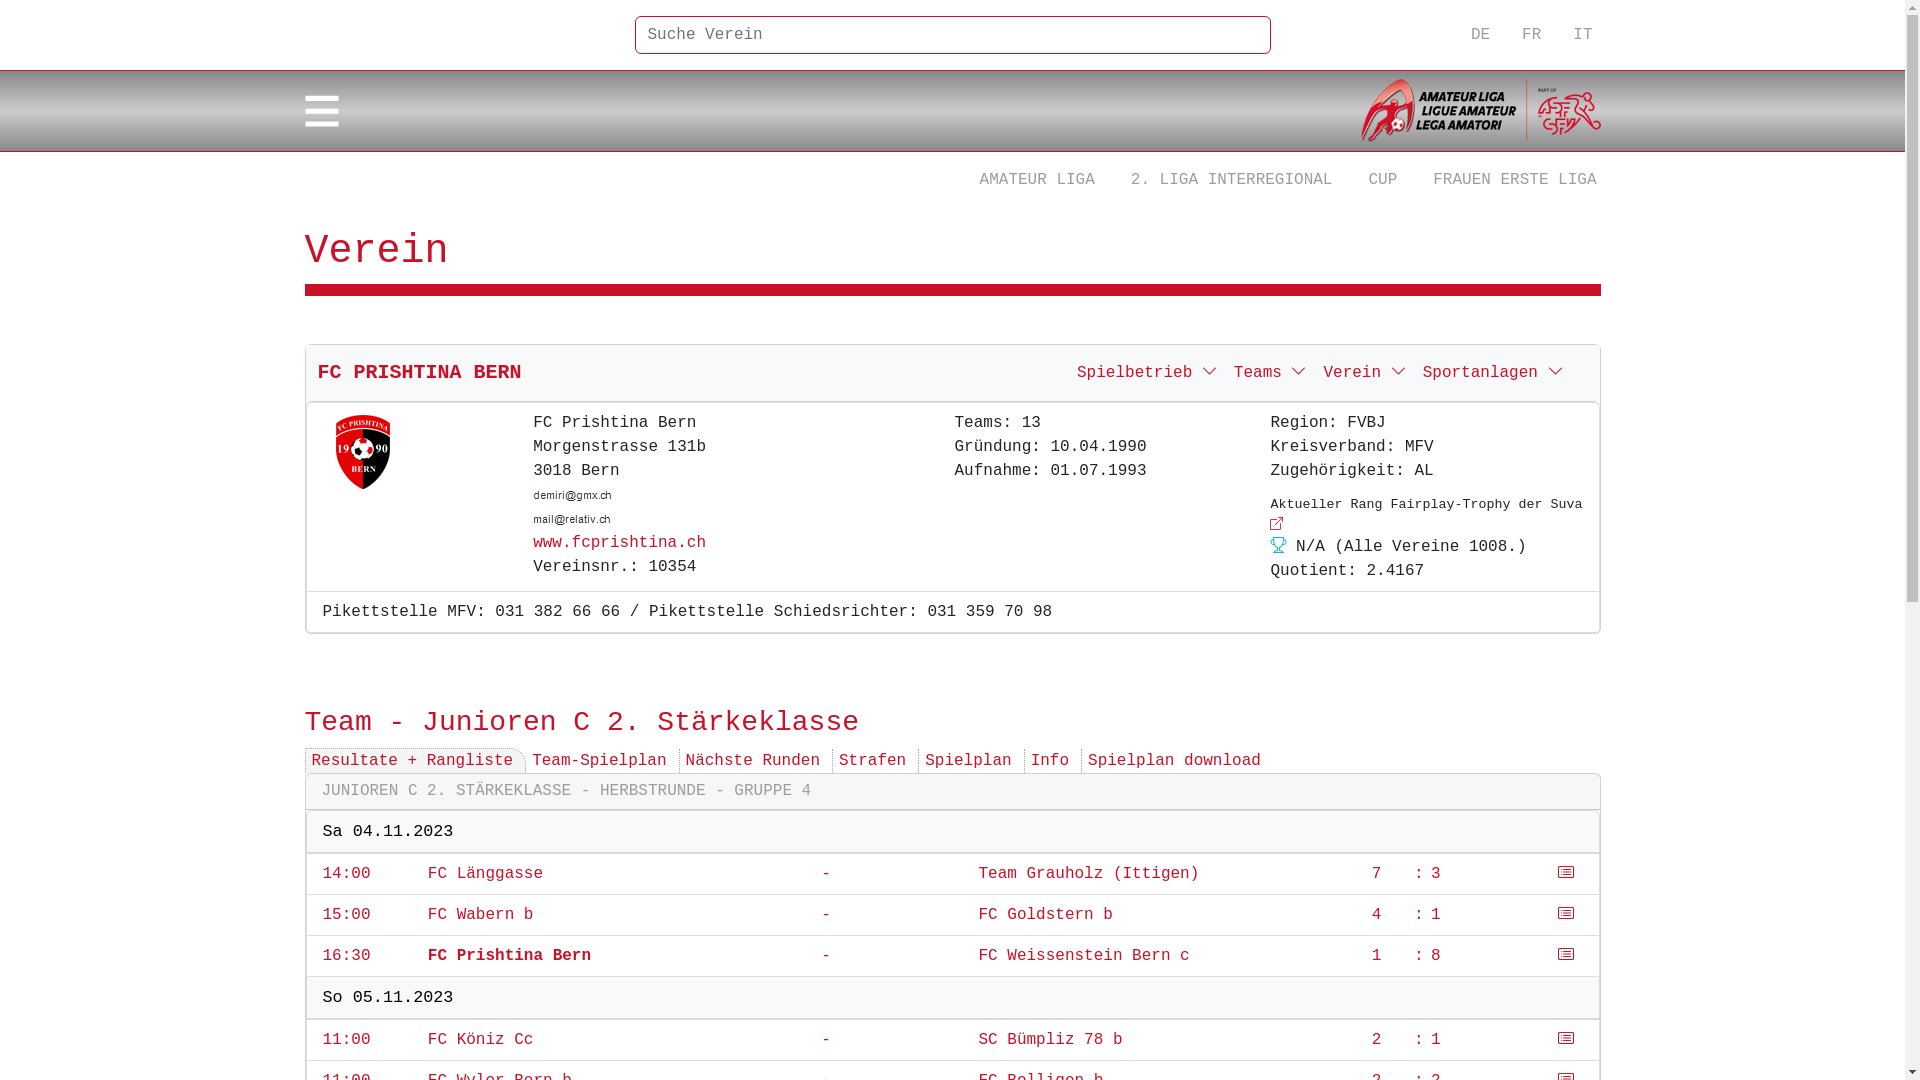  I want to click on 'CUP', so click(1381, 180).